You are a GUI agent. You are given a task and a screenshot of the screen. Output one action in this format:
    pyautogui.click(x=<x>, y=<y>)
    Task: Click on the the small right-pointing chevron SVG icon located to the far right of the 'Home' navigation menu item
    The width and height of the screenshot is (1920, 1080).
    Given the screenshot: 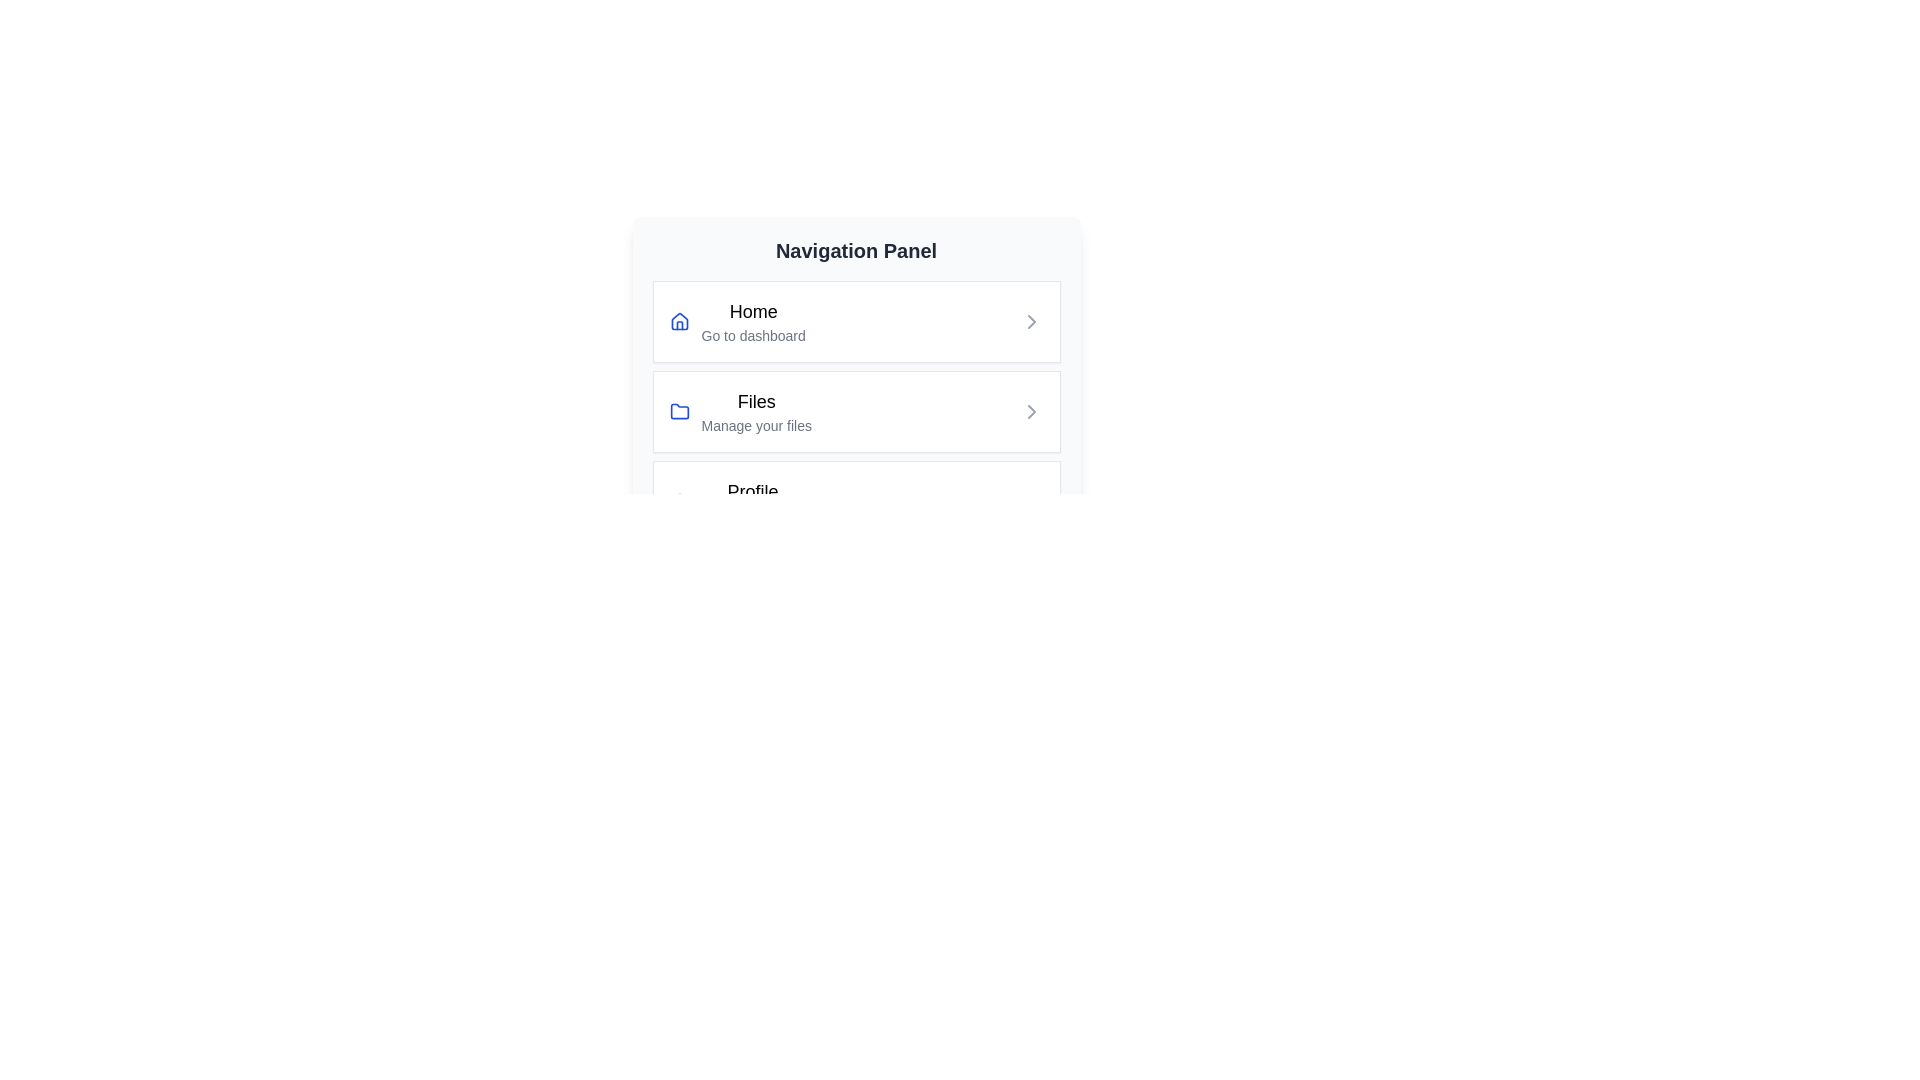 What is the action you would take?
    pyautogui.click(x=1031, y=320)
    